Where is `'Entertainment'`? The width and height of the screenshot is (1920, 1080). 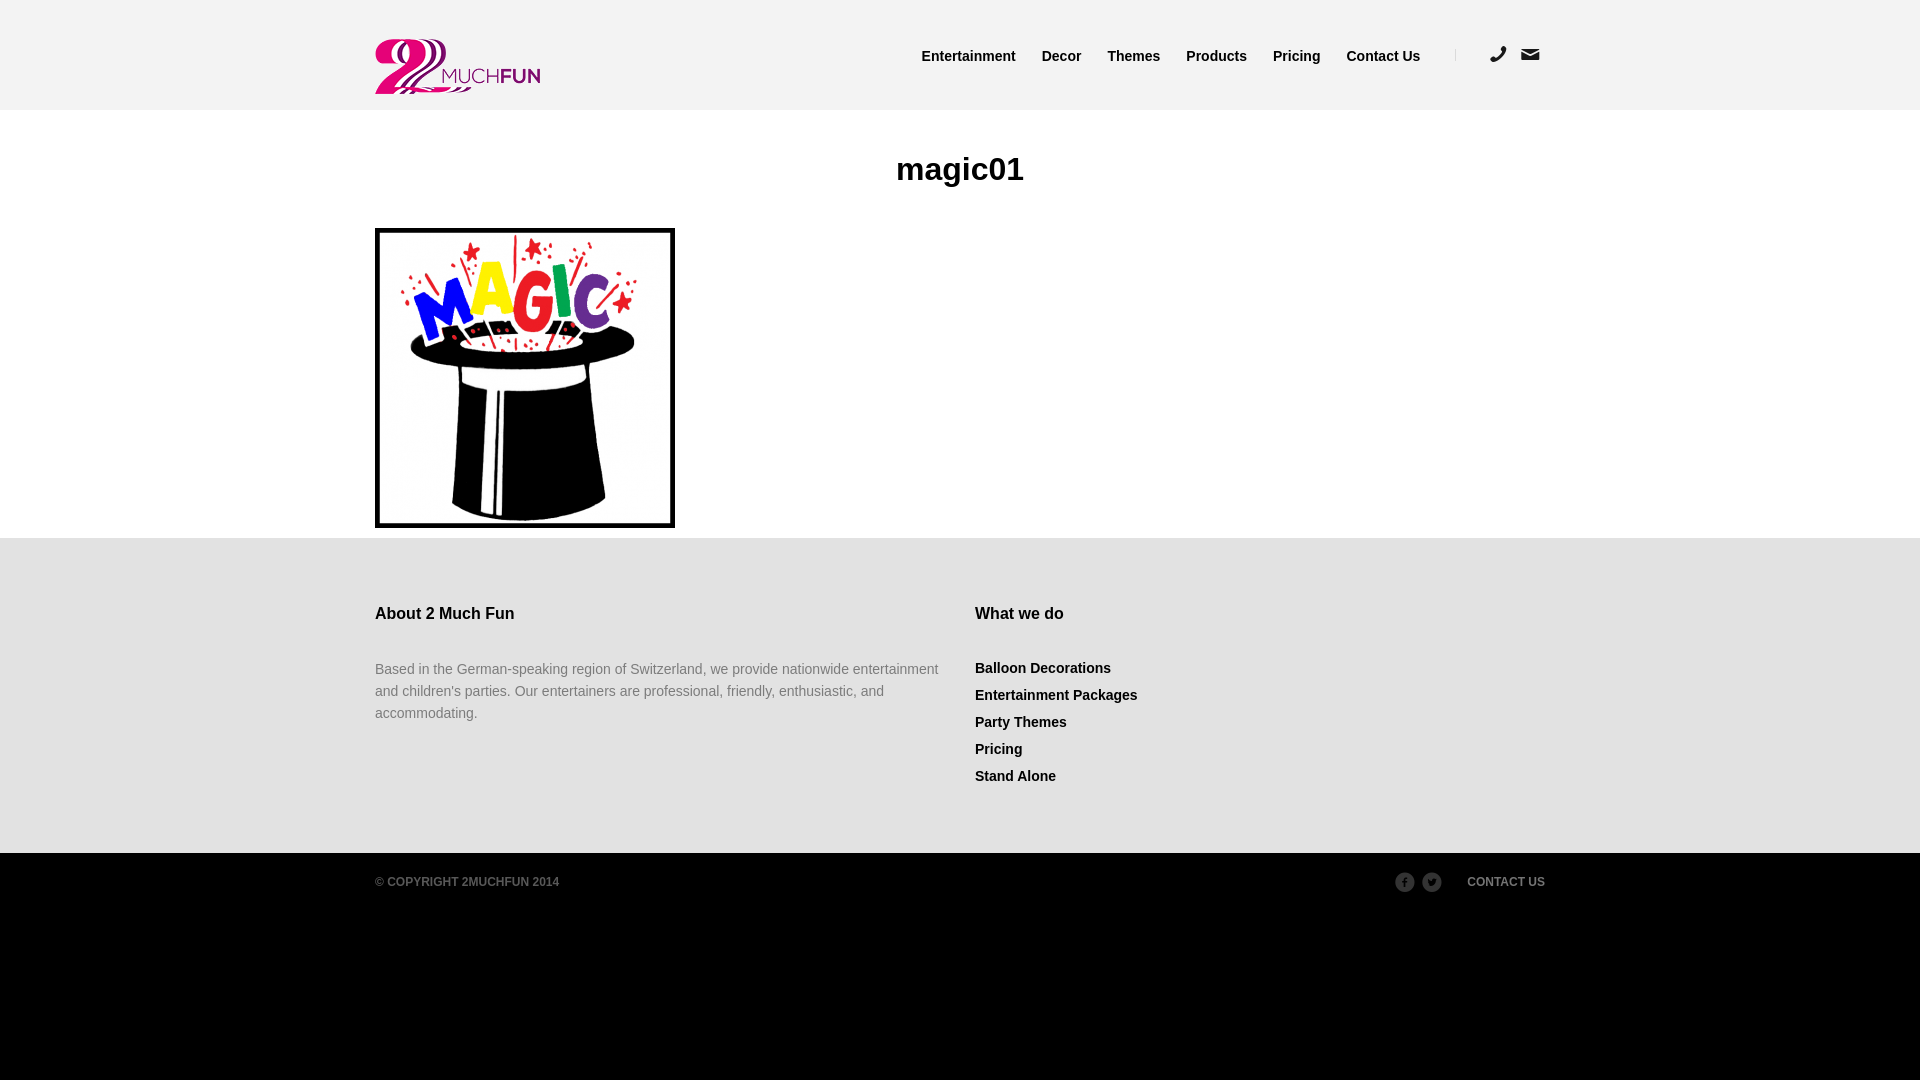 'Entertainment' is located at coordinates (969, 53).